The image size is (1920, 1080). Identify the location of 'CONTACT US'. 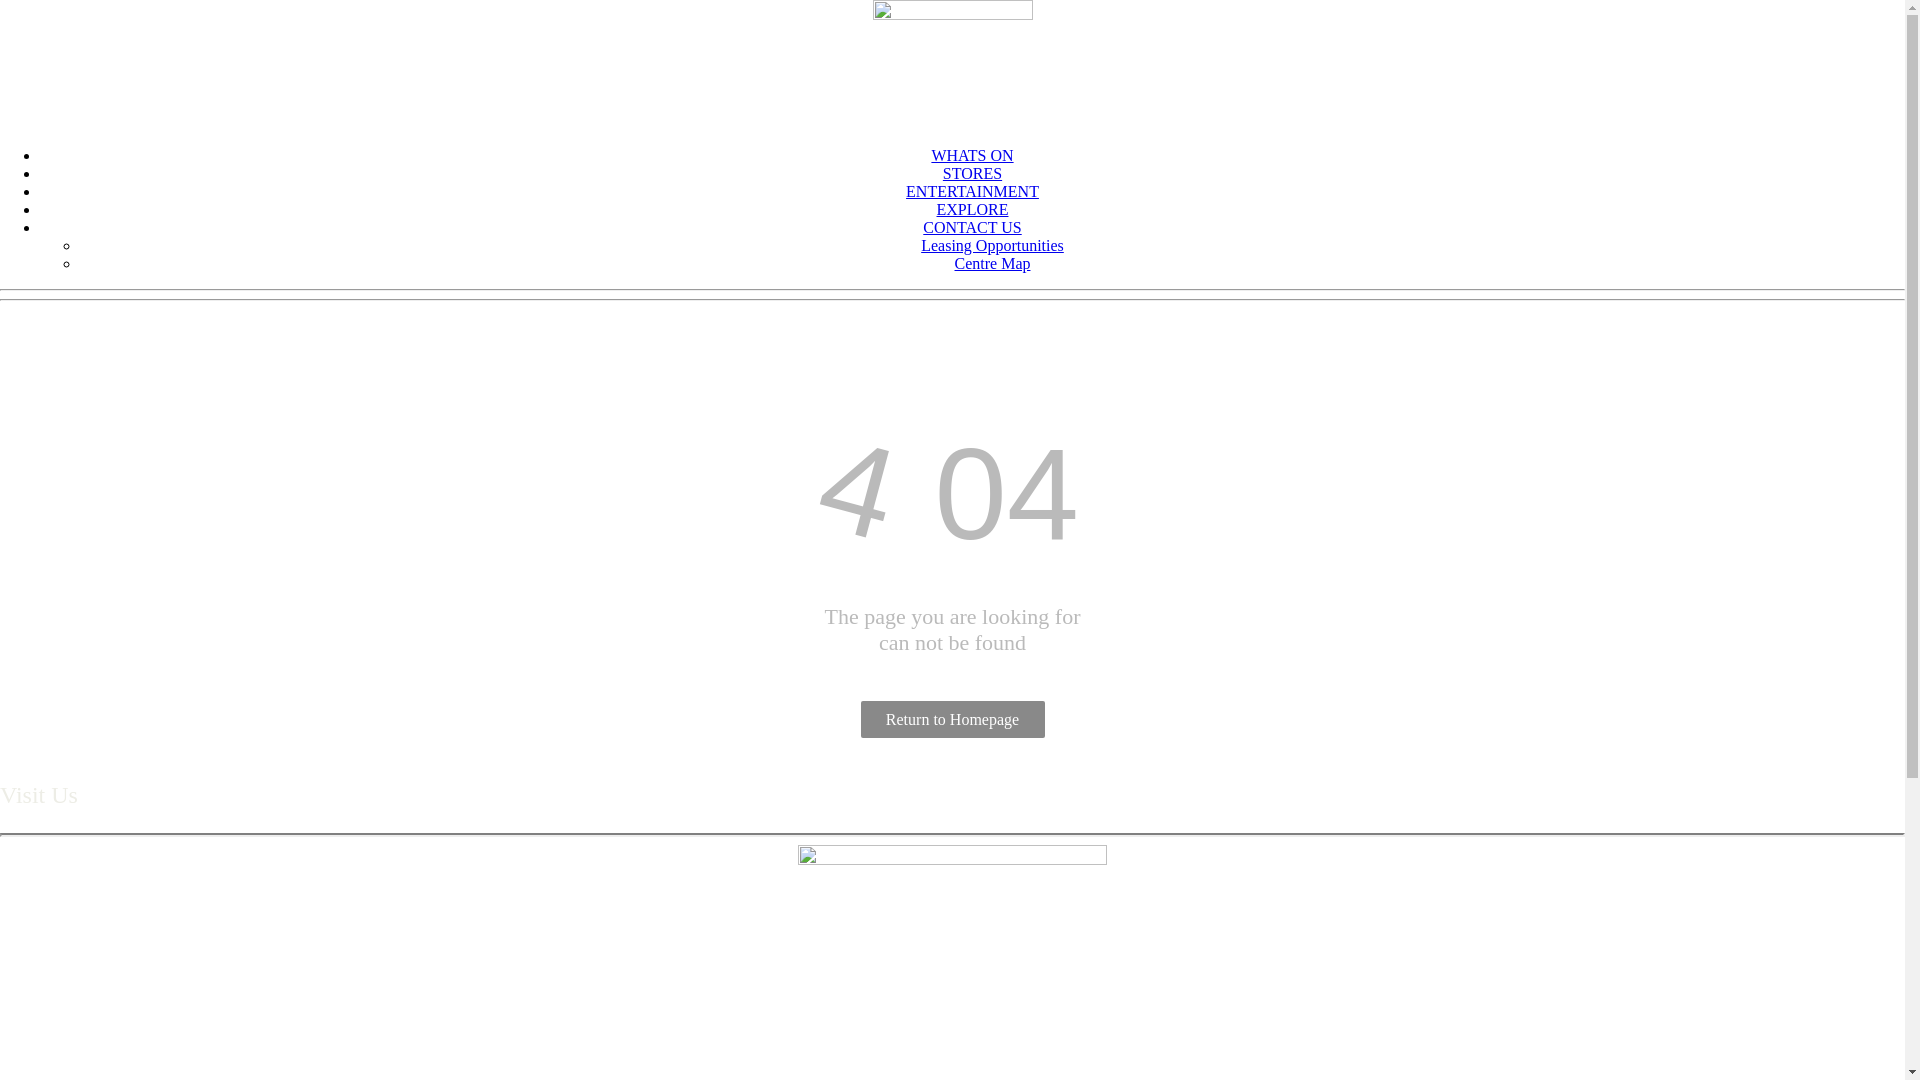
(921, 226).